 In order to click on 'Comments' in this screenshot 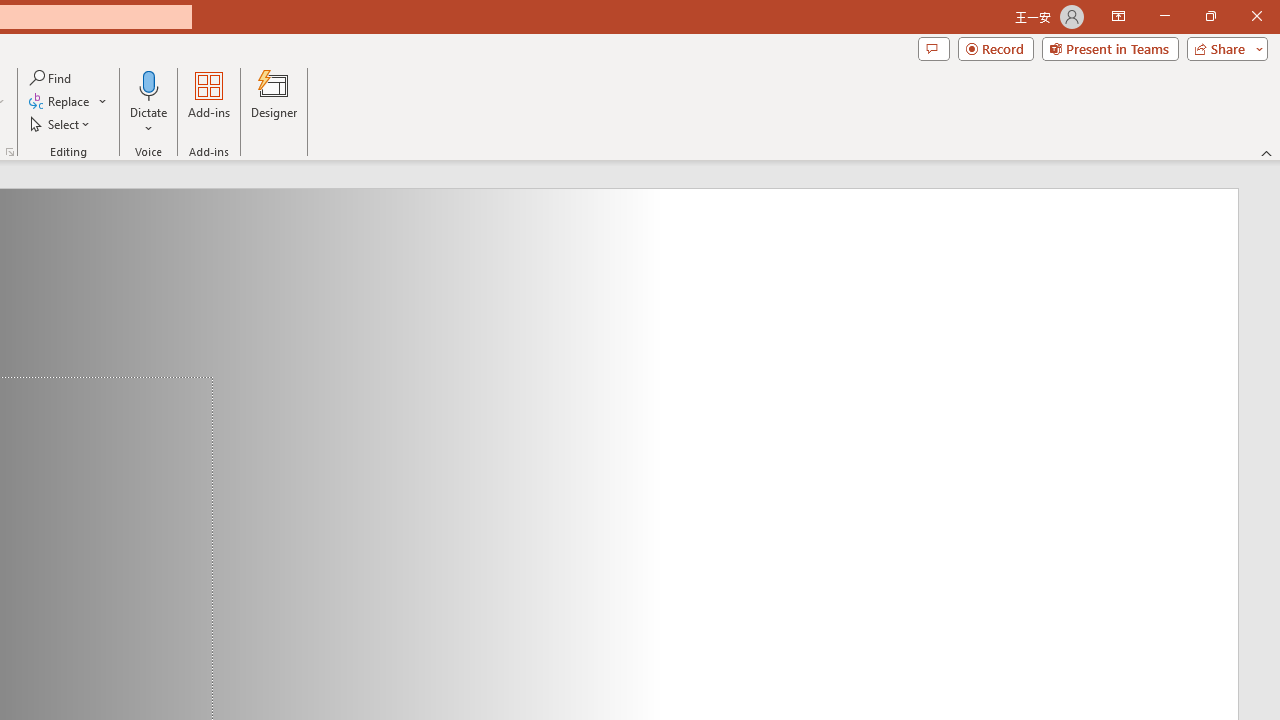, I will do `click(932, 47)`.